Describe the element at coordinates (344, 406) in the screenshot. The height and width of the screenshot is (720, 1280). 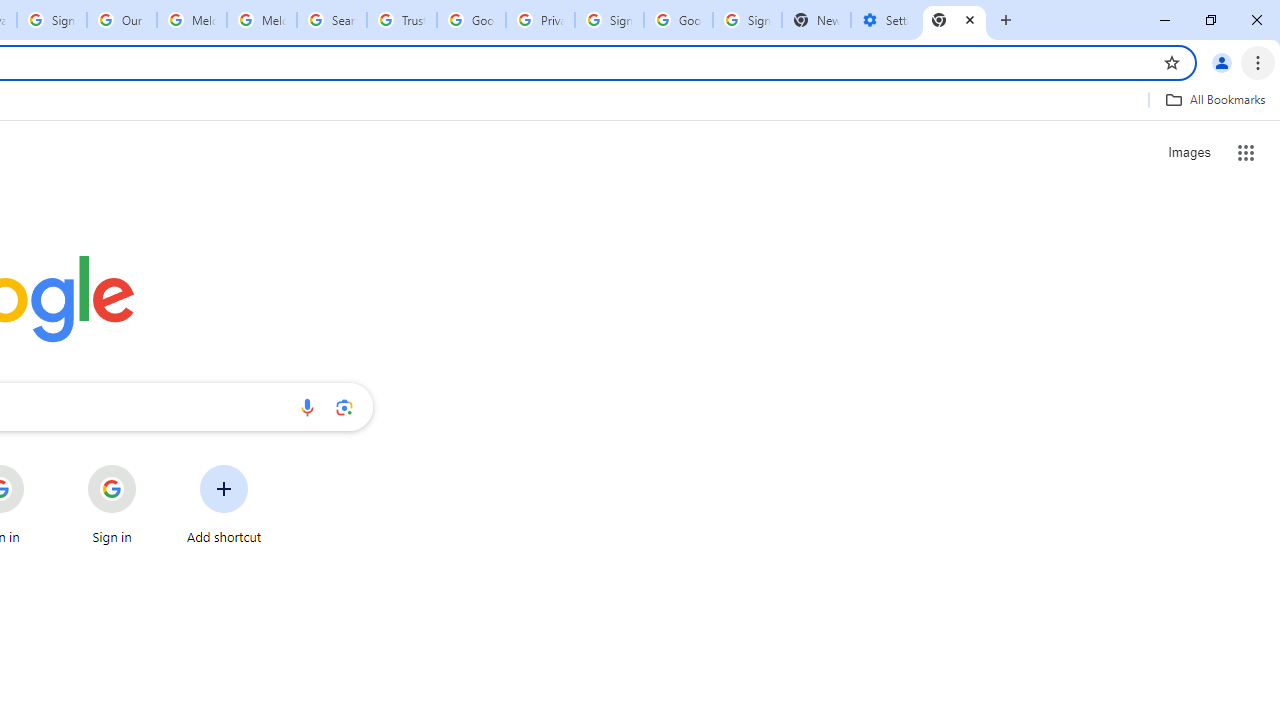
I see `'Search by image'` at that location.